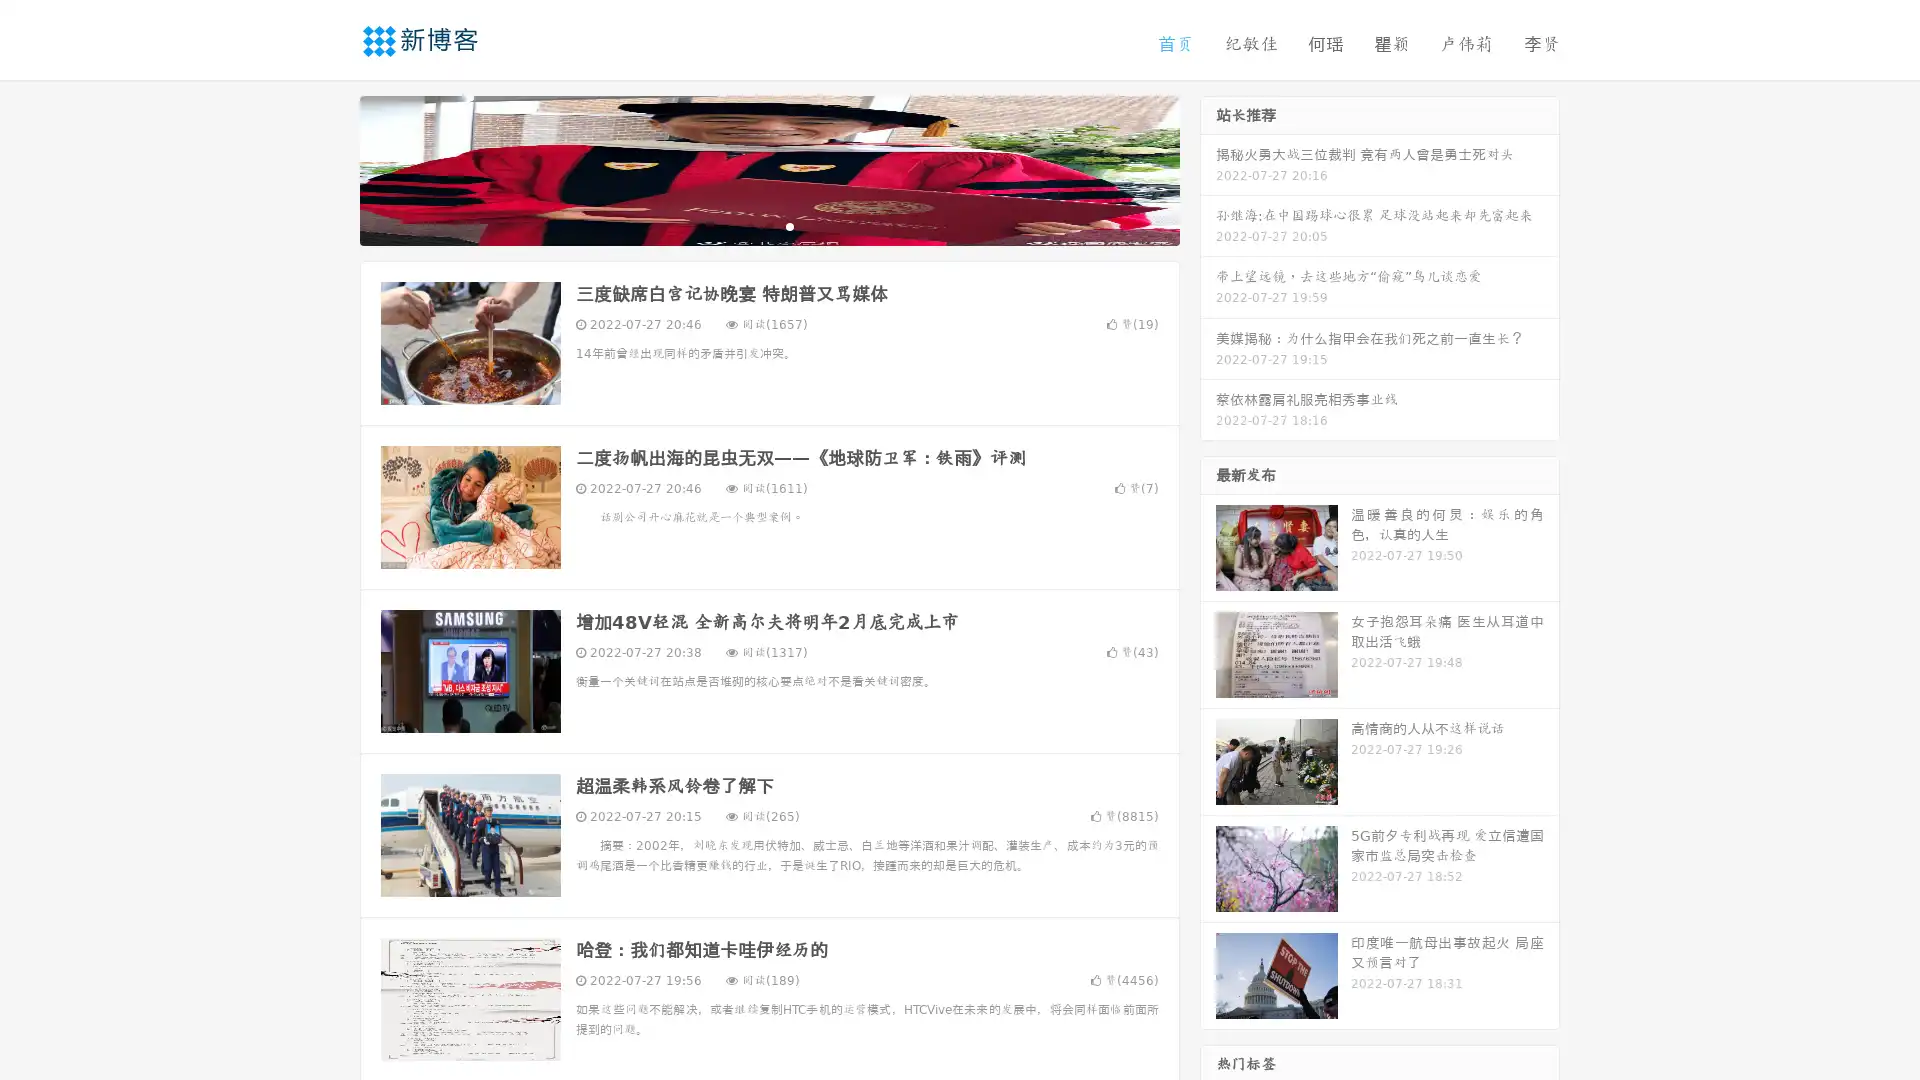  What do you see at coordinates (768, 225) in the screenshot?
I see `Go to slide 2` at bounding box center [768, 225].